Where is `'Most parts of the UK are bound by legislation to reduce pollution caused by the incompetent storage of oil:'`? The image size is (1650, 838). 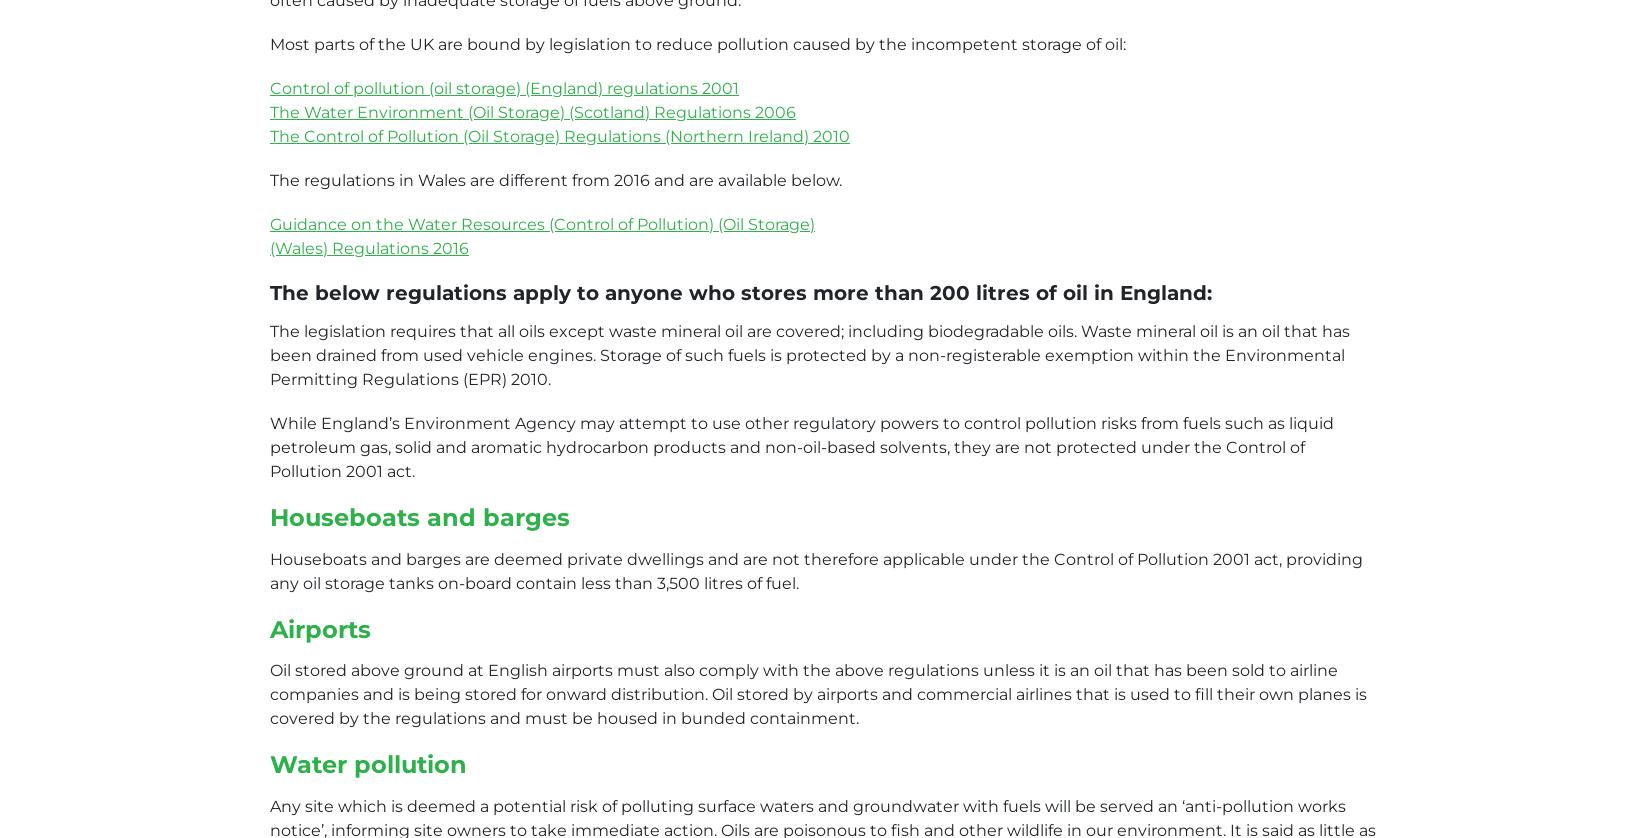 'Most parts of the UK are bound by legislation to reduce pollution caused by the incompetent storage of oil:' is located at coordinates (696, 43).